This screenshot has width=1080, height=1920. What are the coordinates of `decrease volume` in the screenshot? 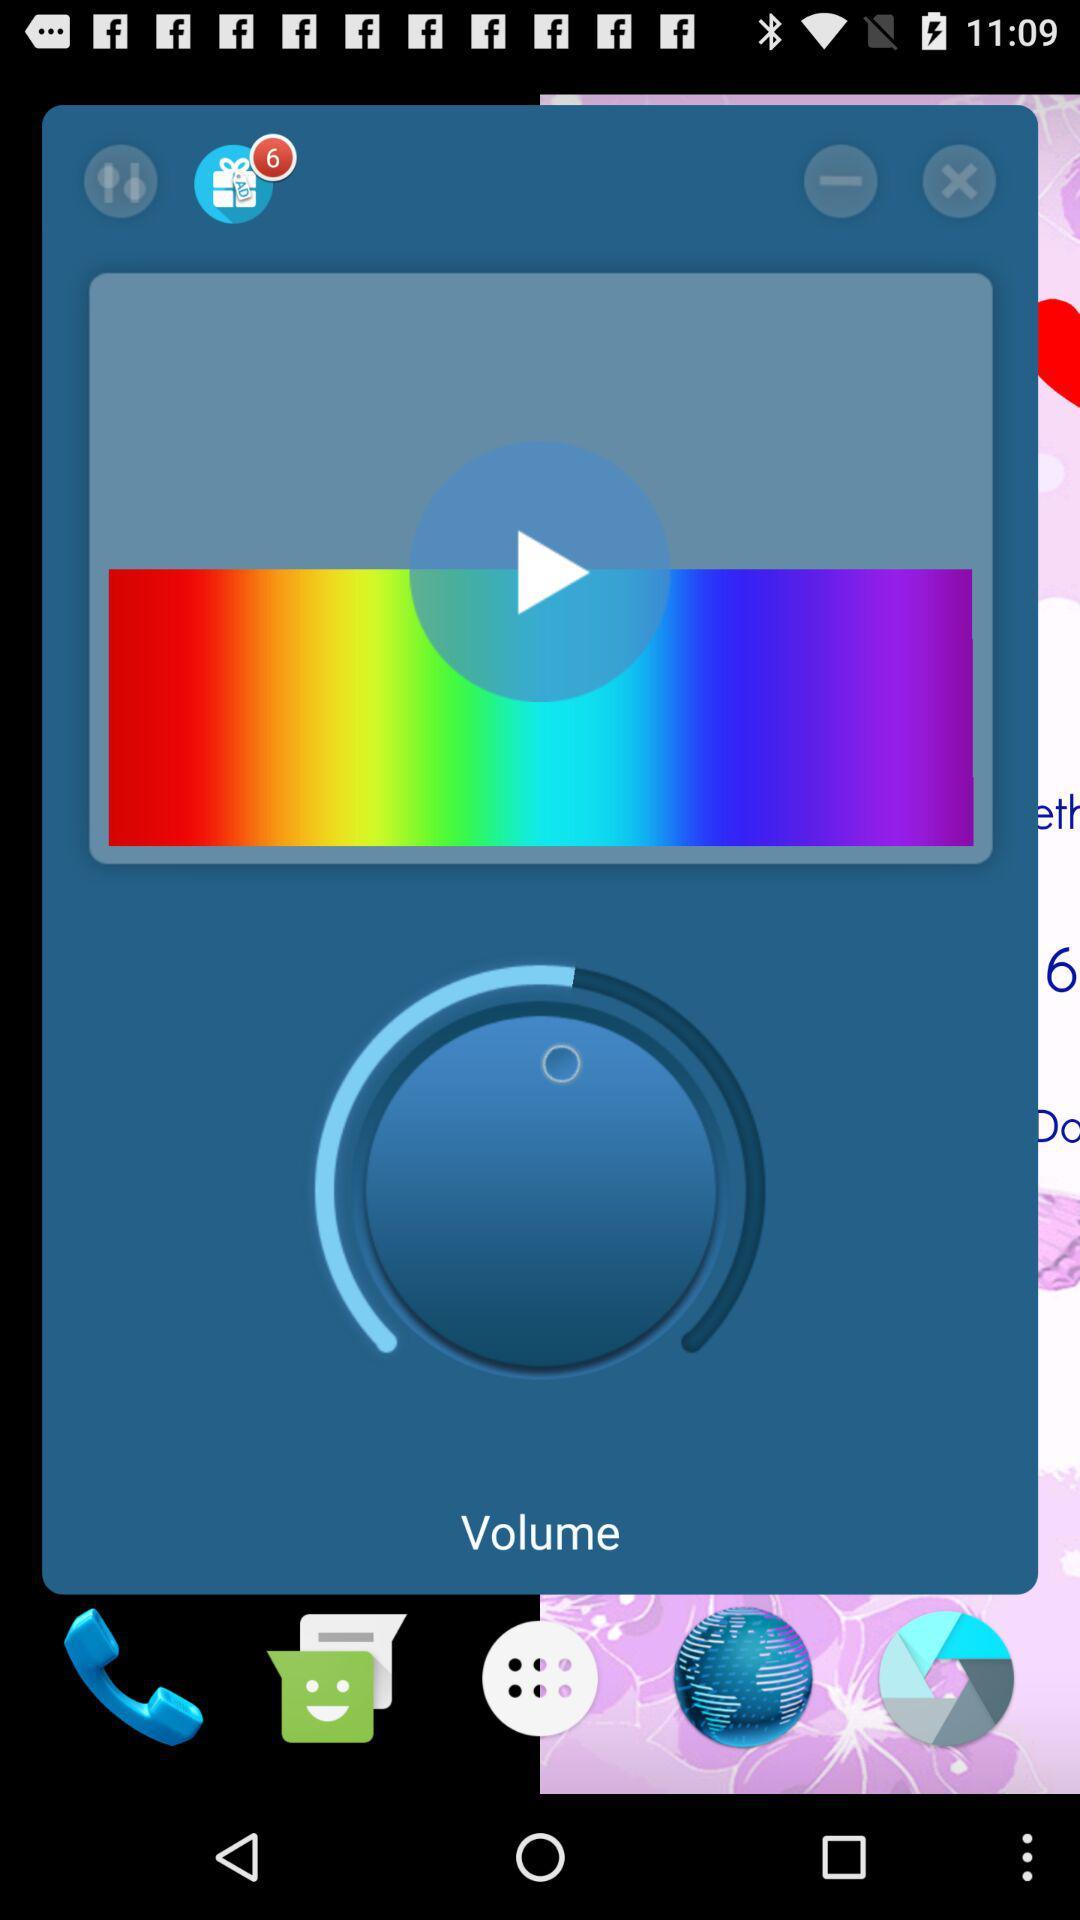 It's located at (840, 181).